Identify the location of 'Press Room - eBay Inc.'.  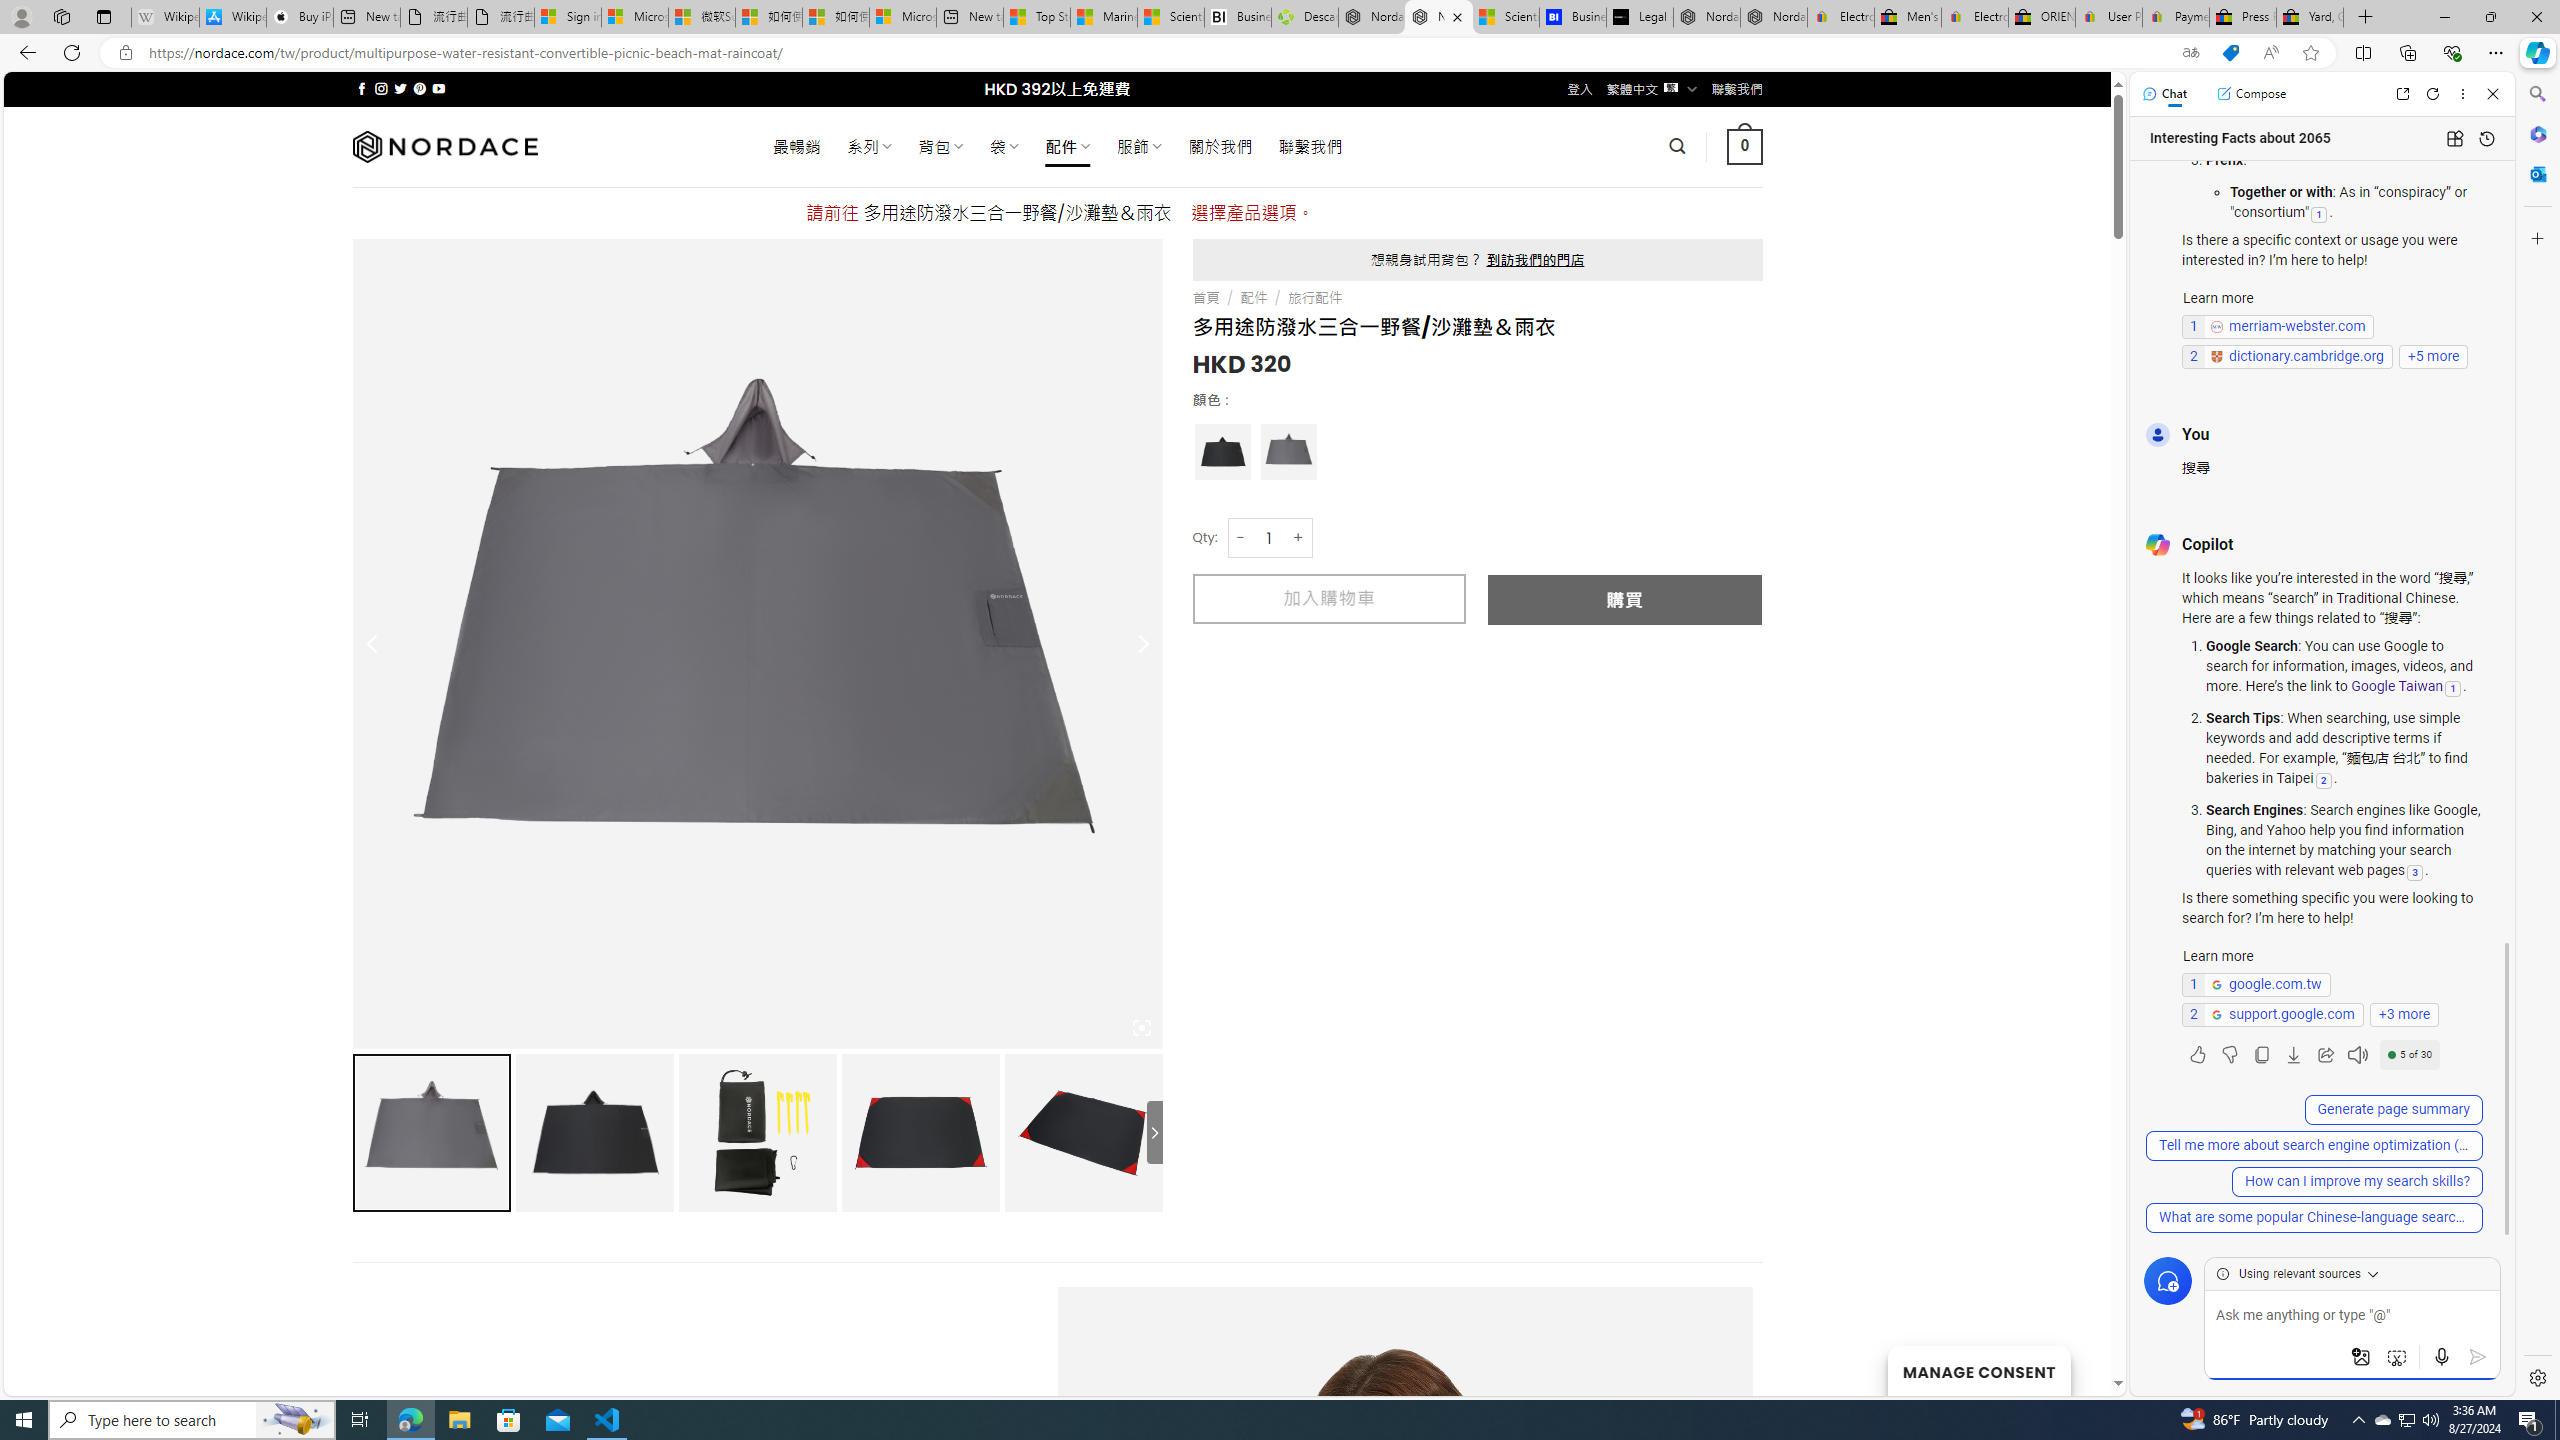
(2242, 16).